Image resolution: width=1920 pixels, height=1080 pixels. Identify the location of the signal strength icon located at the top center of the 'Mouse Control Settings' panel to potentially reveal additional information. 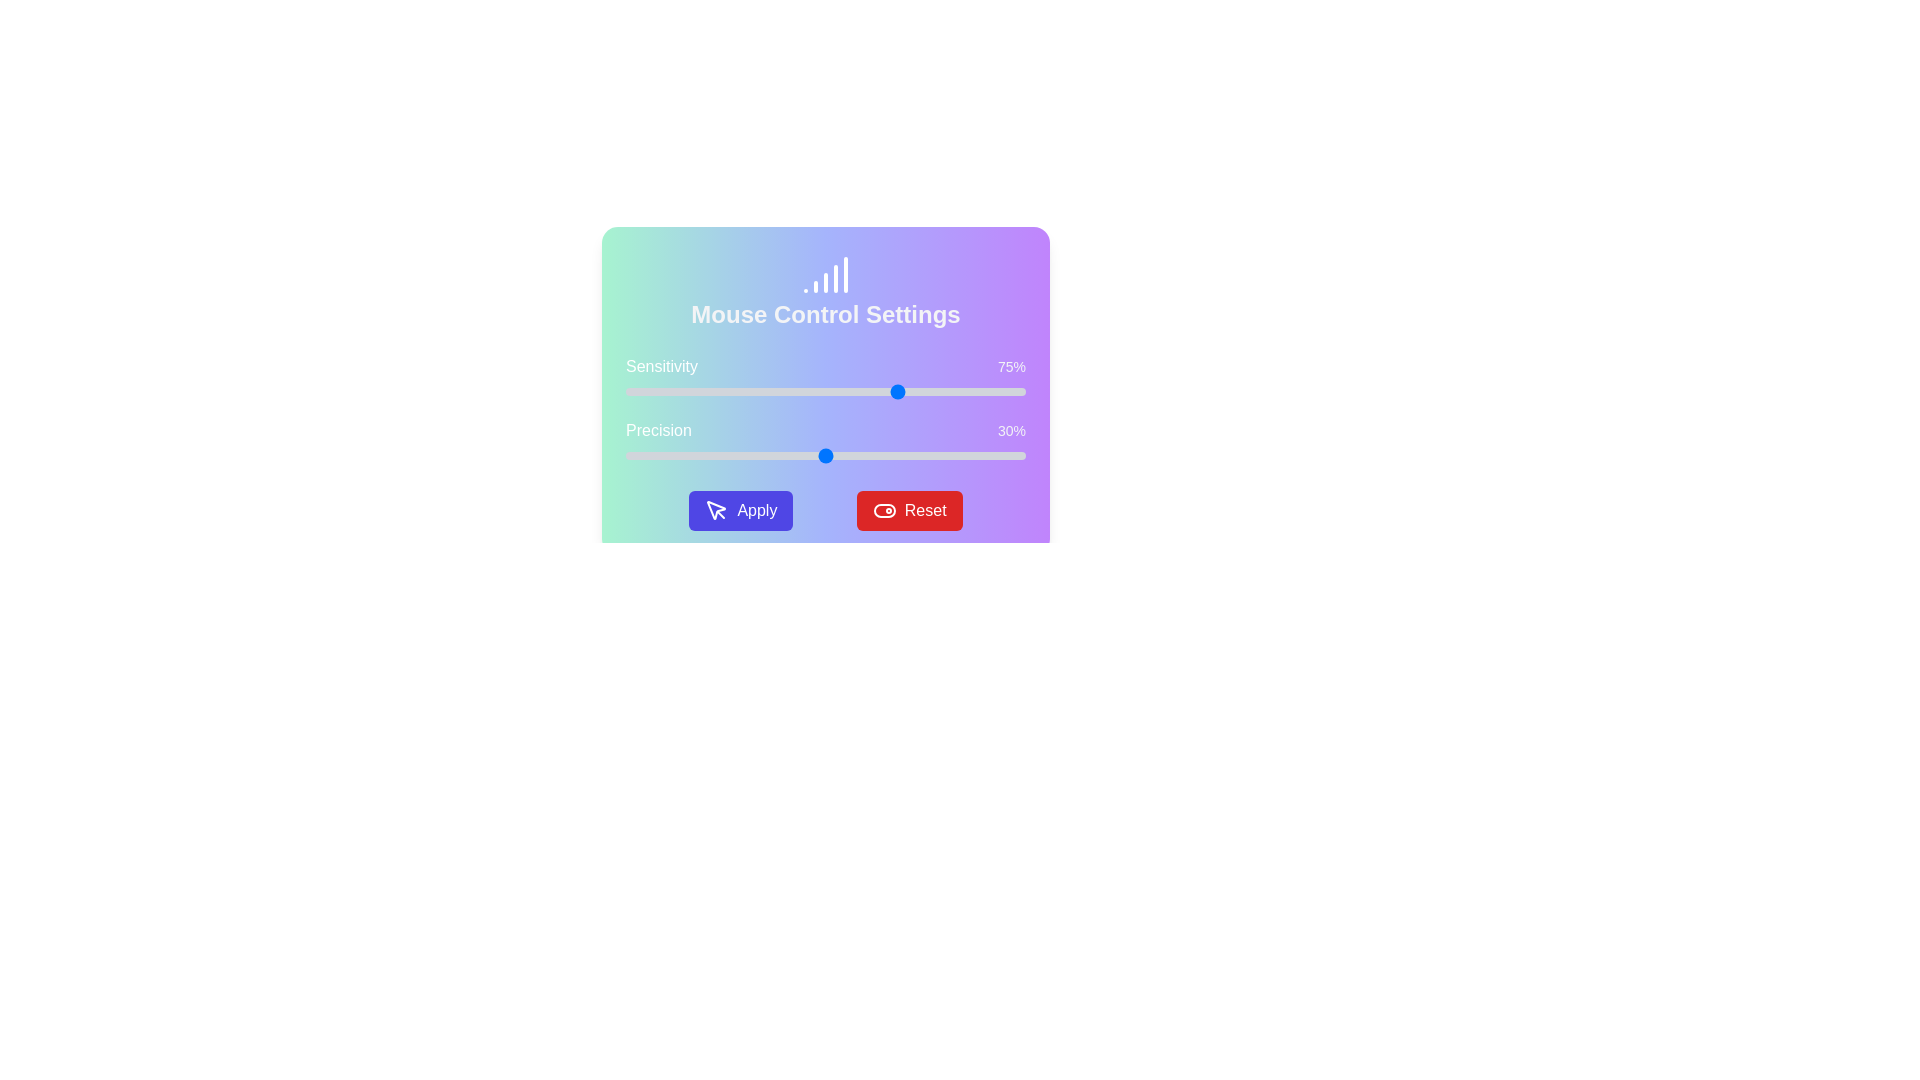
(825, 274).